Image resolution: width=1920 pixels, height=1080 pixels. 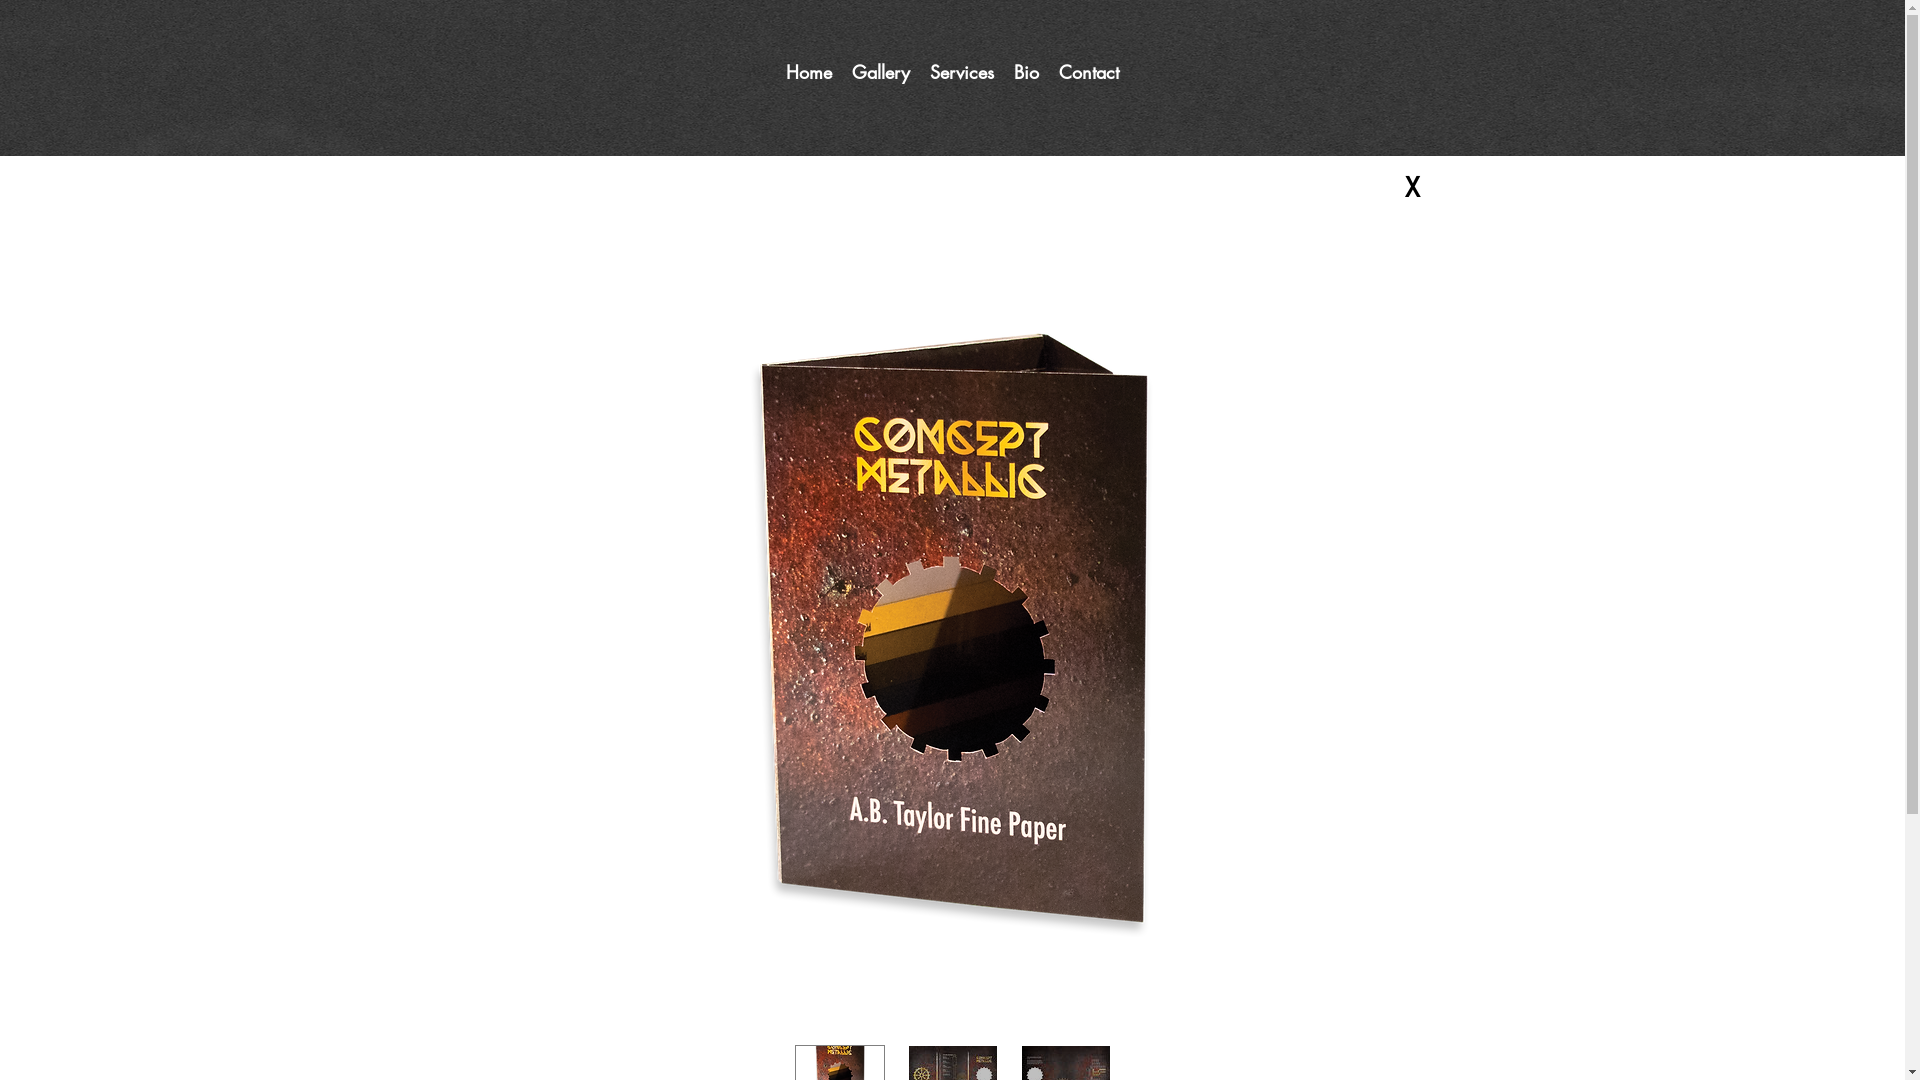 I want to click on 'Services', so click(x=961, y=71).